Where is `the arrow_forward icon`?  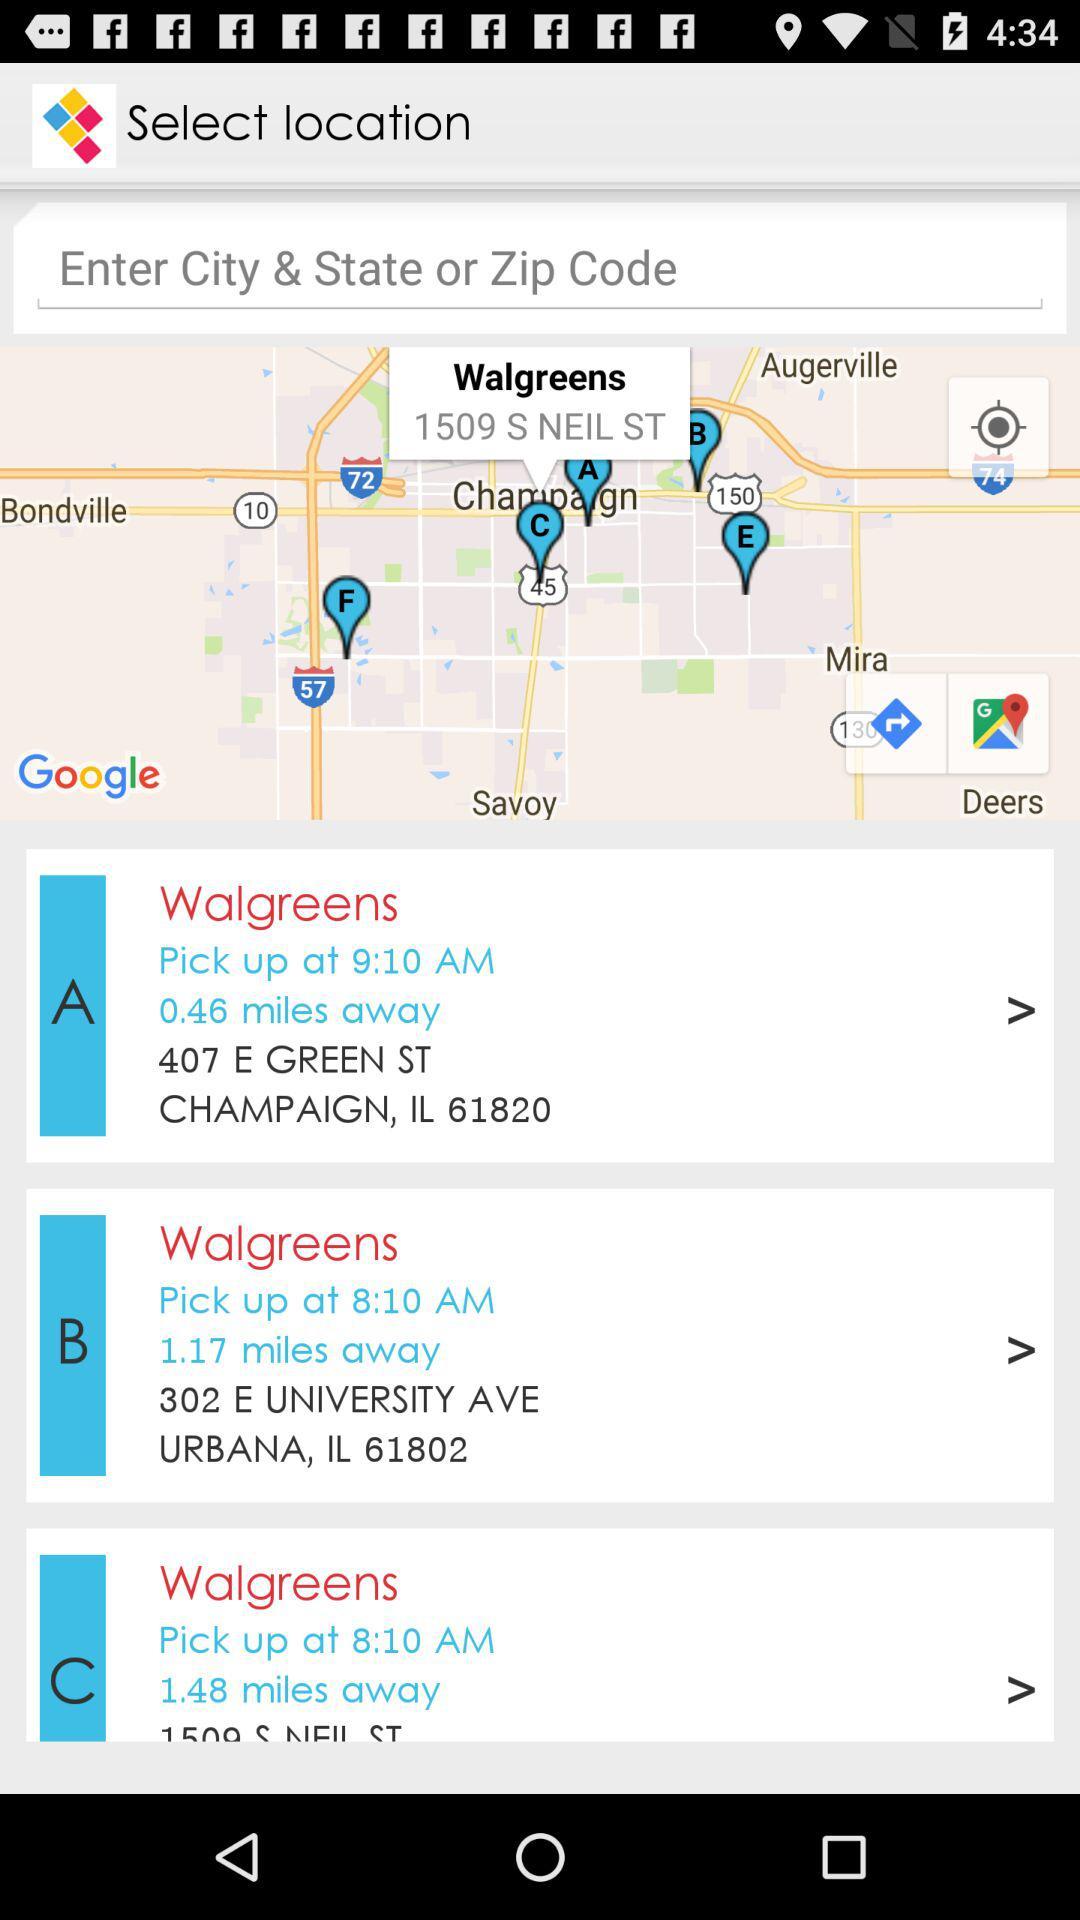
the arrow_forward icon is located at coordinates (893, 774).